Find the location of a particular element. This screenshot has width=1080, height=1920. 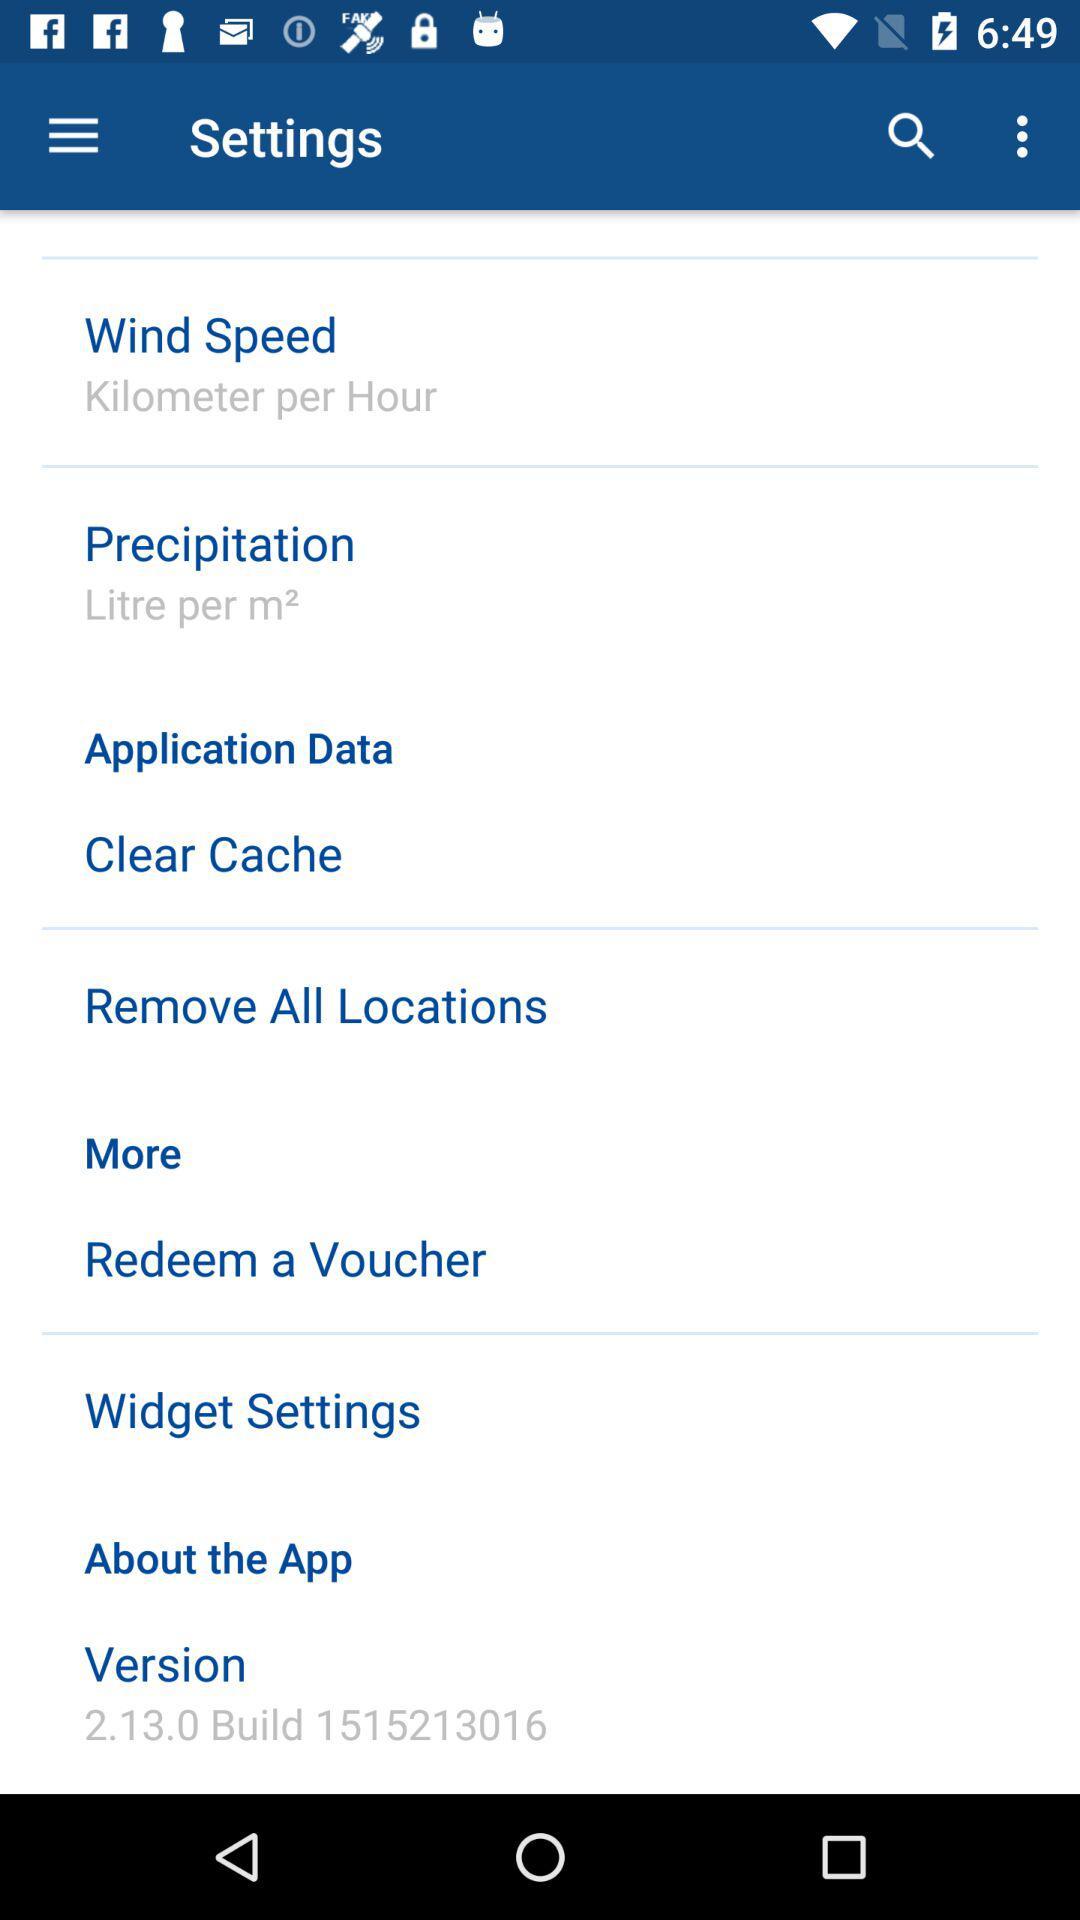

the item below the application data is located at coordinates (213, 852).